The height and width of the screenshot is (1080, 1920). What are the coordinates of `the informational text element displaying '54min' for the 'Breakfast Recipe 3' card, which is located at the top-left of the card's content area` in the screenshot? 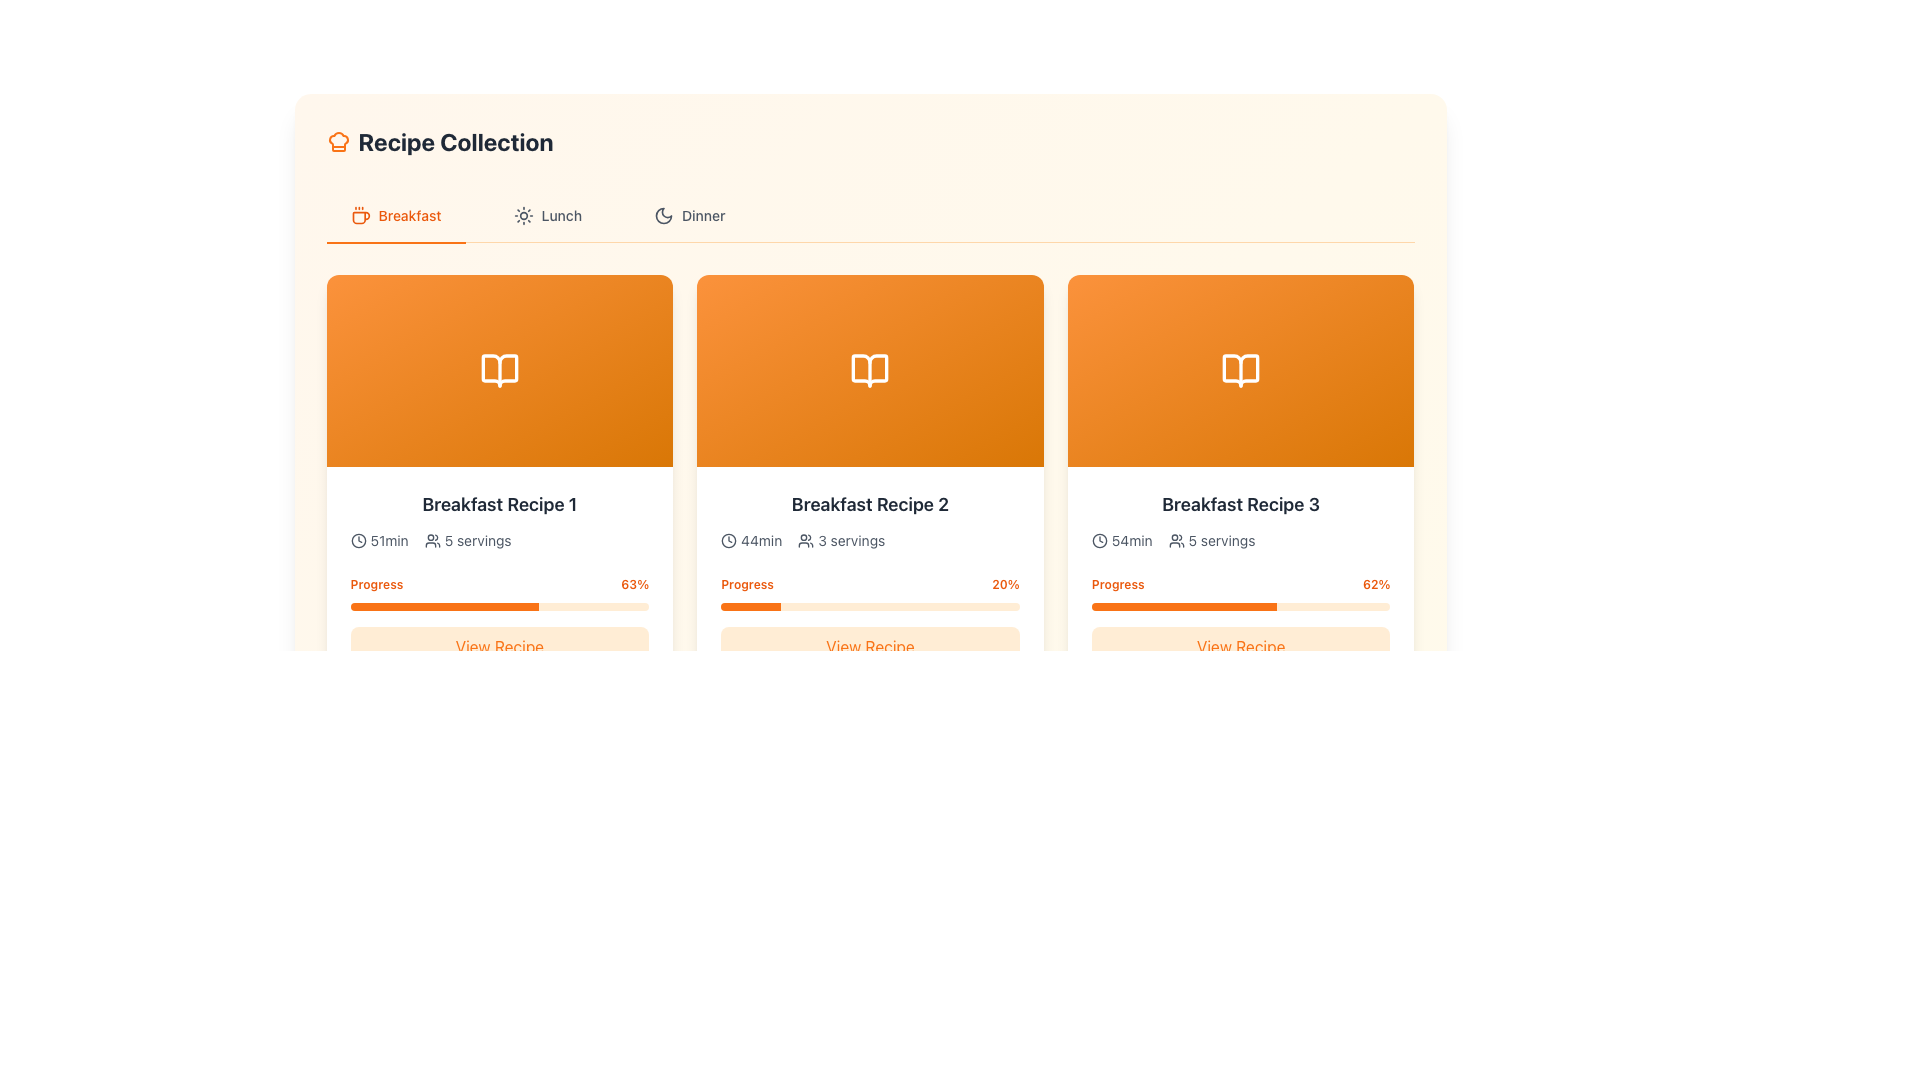 It's located at (1122, 540).